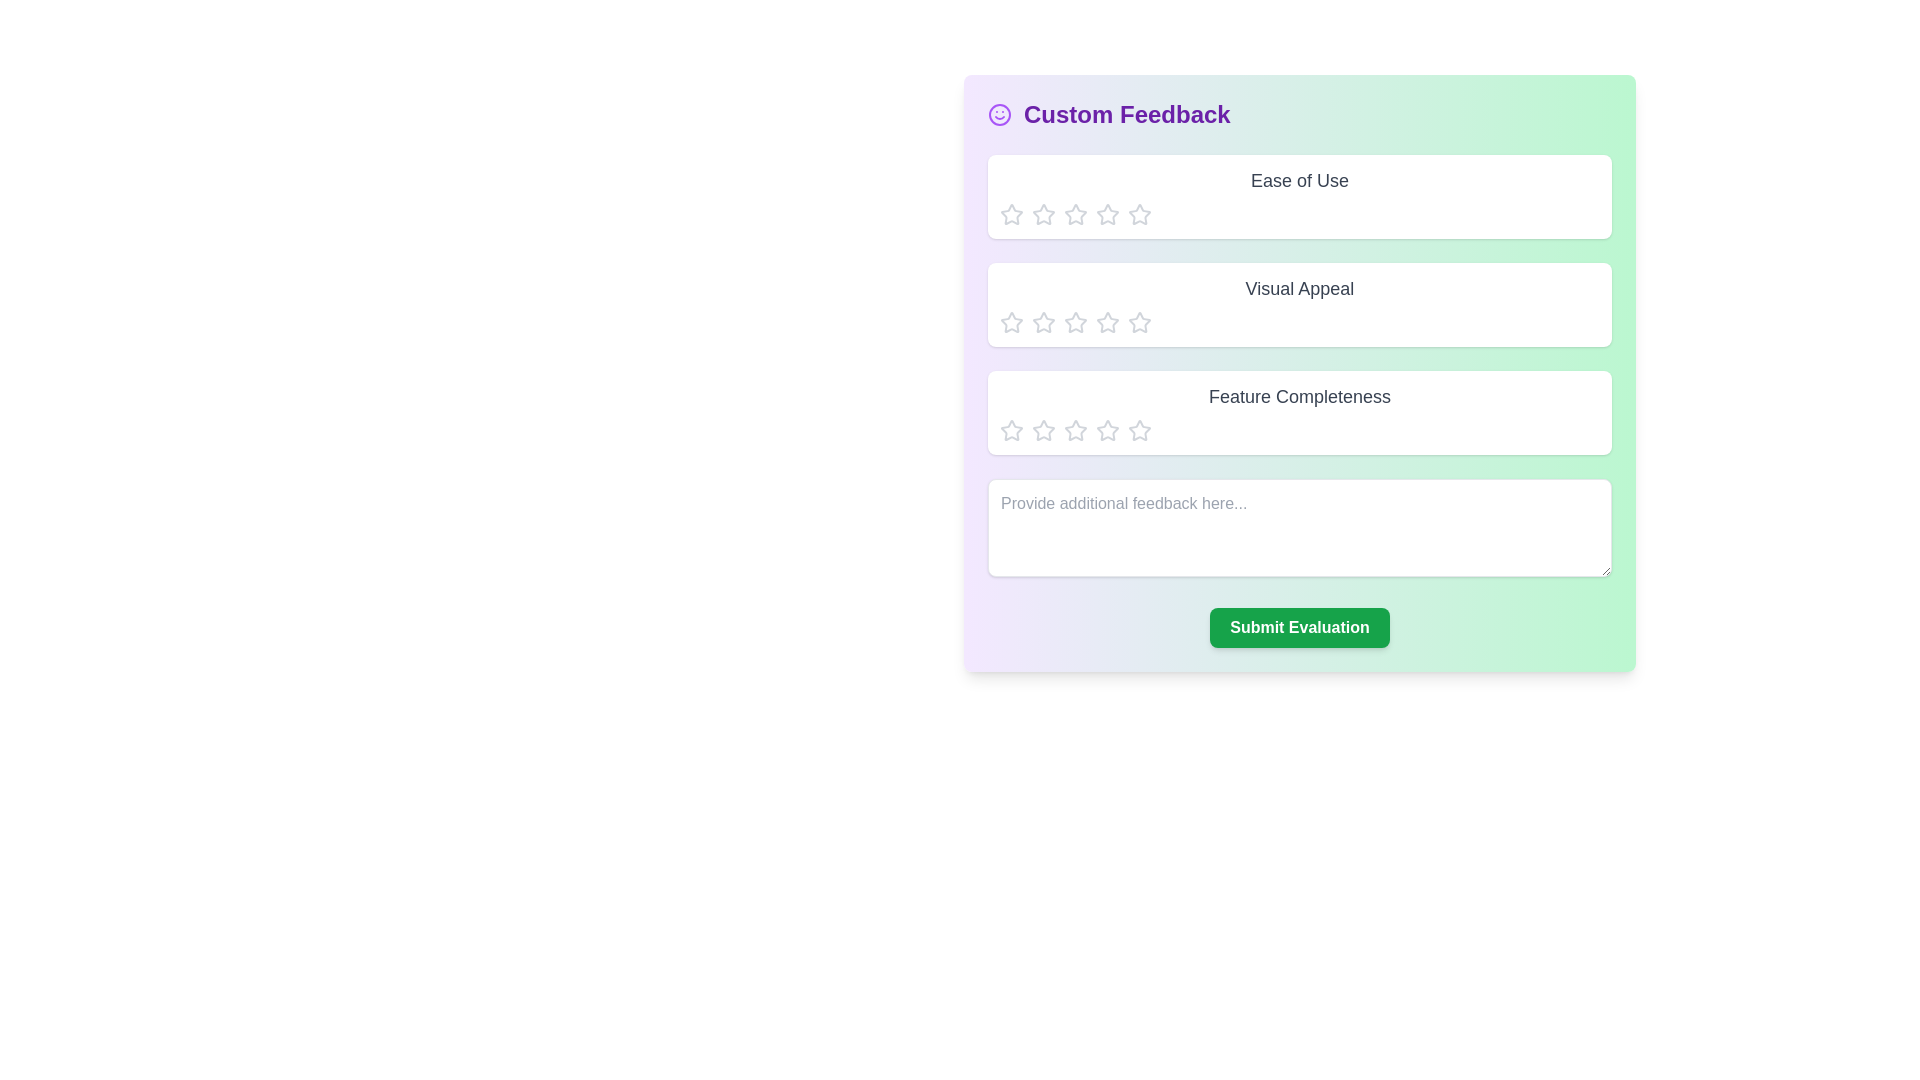 The image size is (1920, 1080). What do you see at coordinates (1074, 215) in the screenshot?
I see `the element Ease of Use Star 3 to observe its hover effect` at bounding box center [1074, 215].